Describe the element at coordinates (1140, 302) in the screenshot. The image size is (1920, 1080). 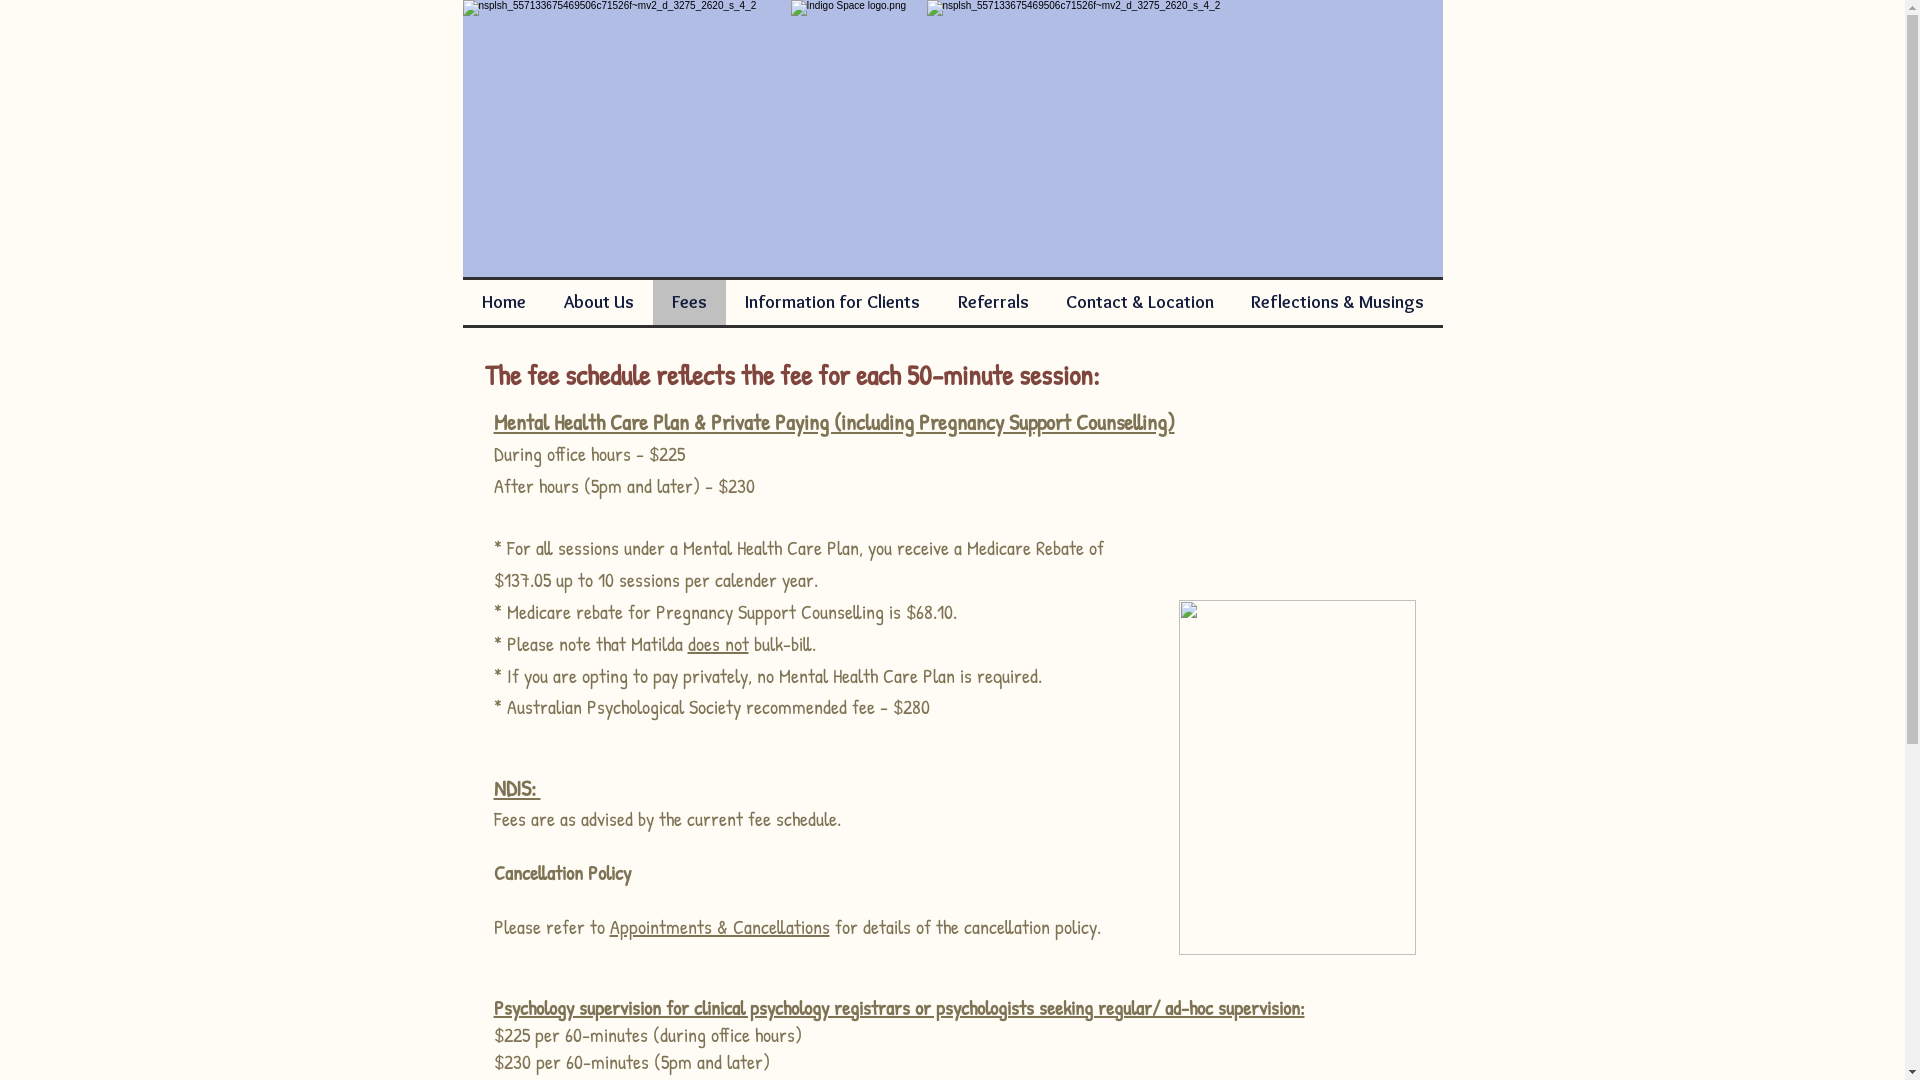
I see `'Contact & Location'` at that location.